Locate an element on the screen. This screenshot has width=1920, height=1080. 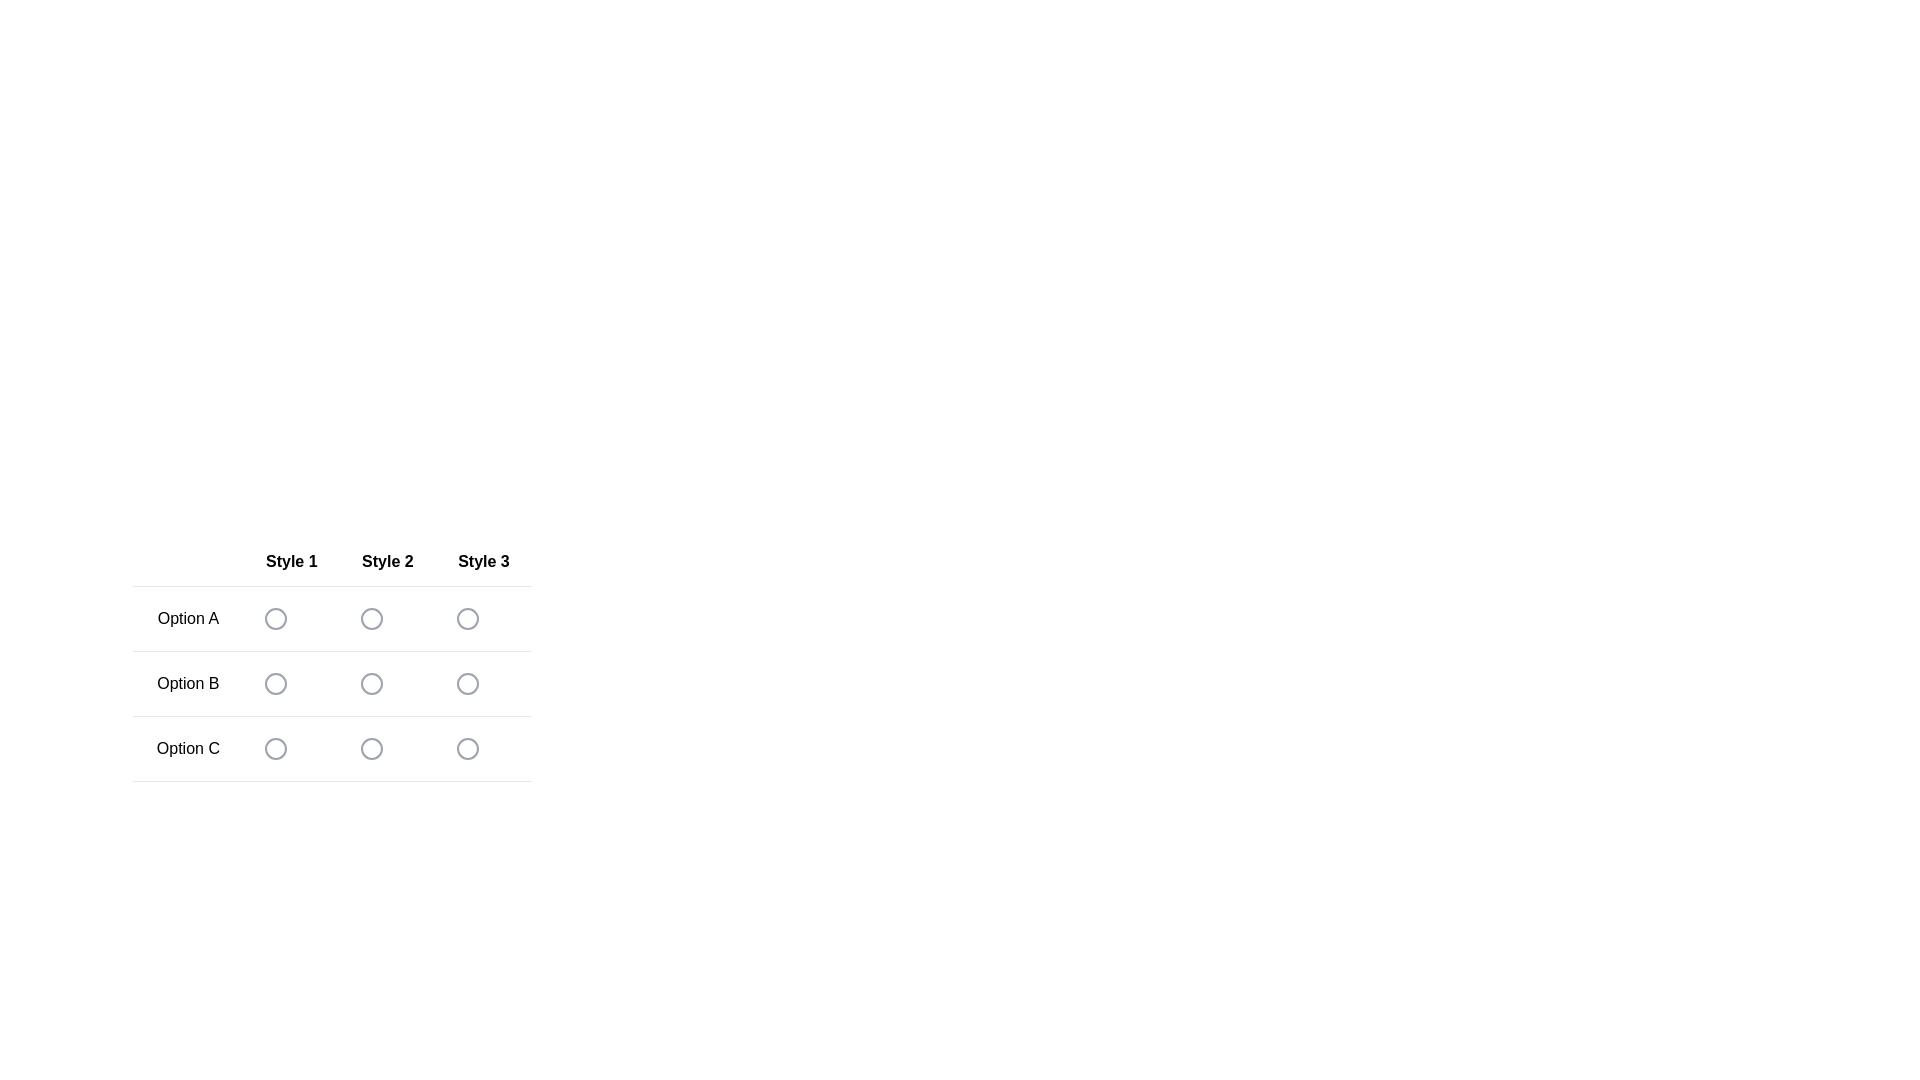
the radio button styled as a circular element labeled 'Option B' in the second row and second column under 'Style 2' is located at coordinates (332, 682).